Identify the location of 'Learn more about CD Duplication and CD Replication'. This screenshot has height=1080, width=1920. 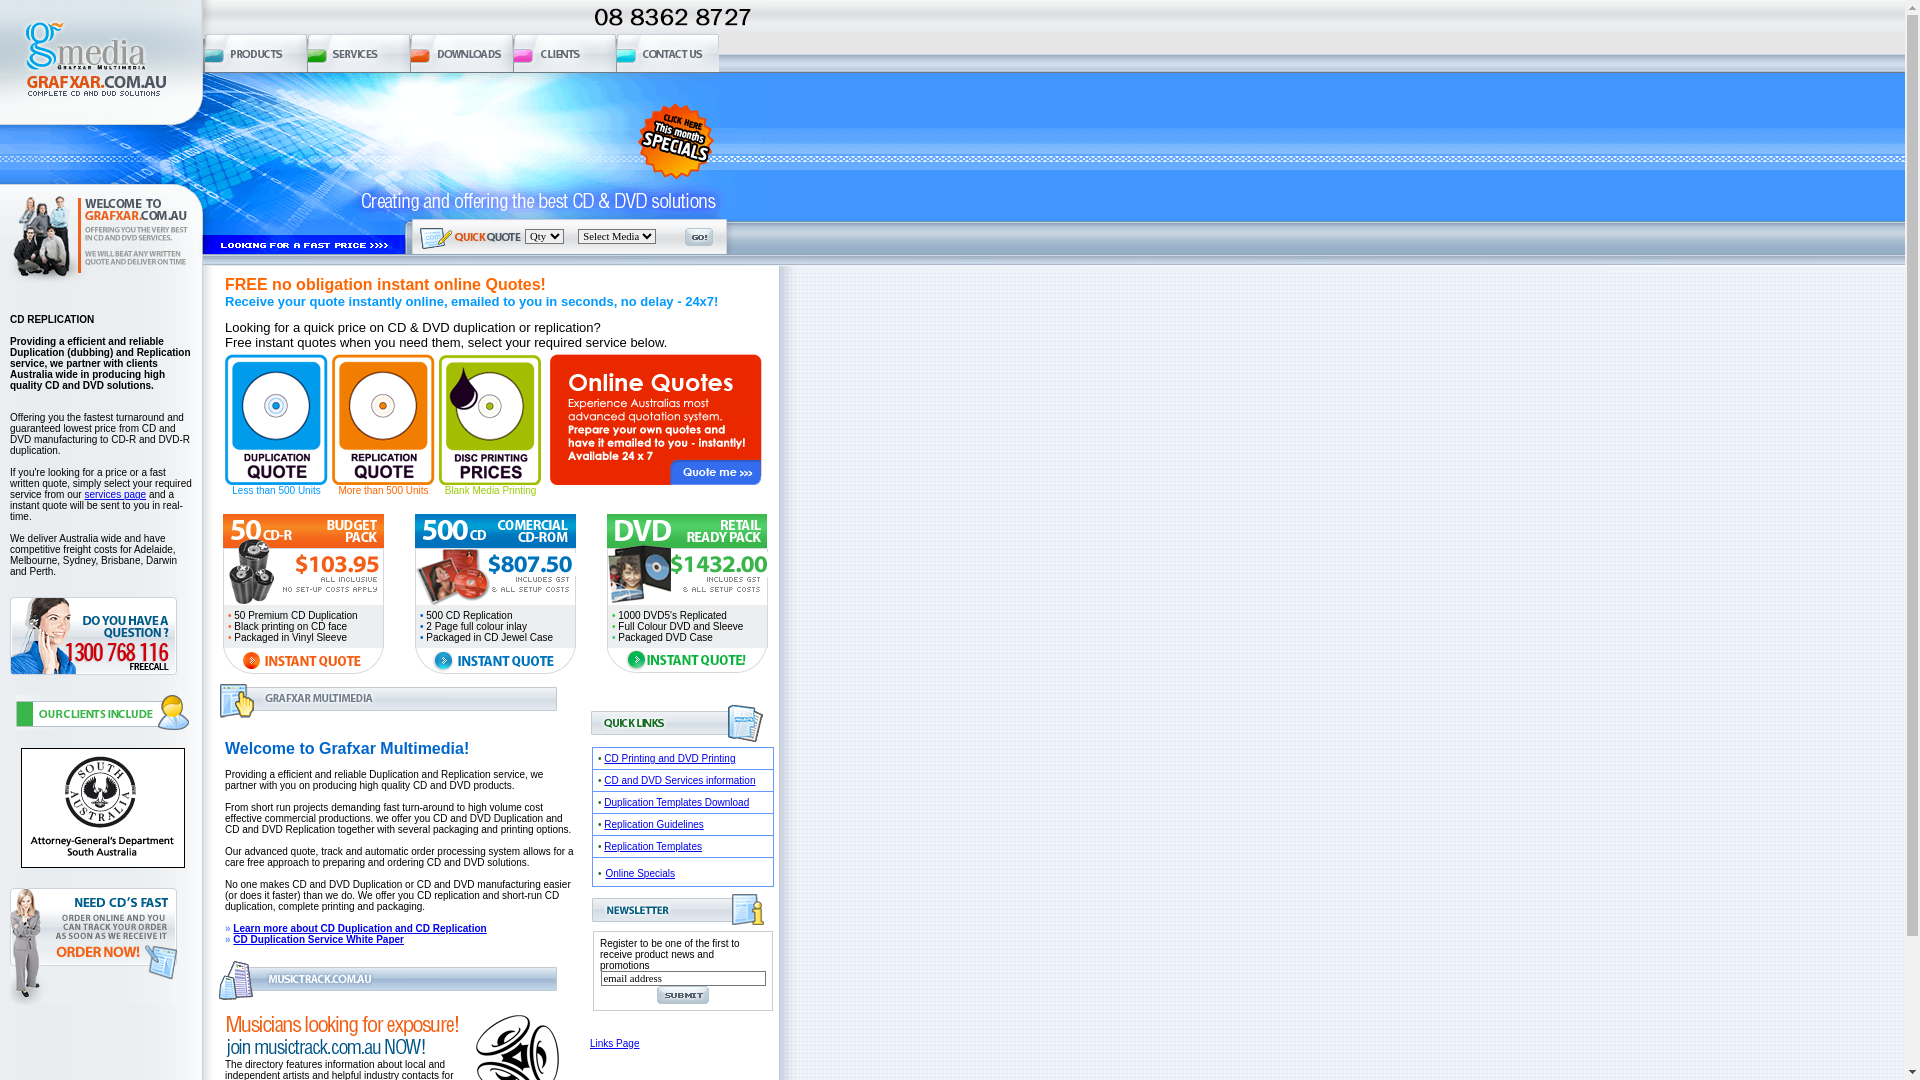
(359, 928).